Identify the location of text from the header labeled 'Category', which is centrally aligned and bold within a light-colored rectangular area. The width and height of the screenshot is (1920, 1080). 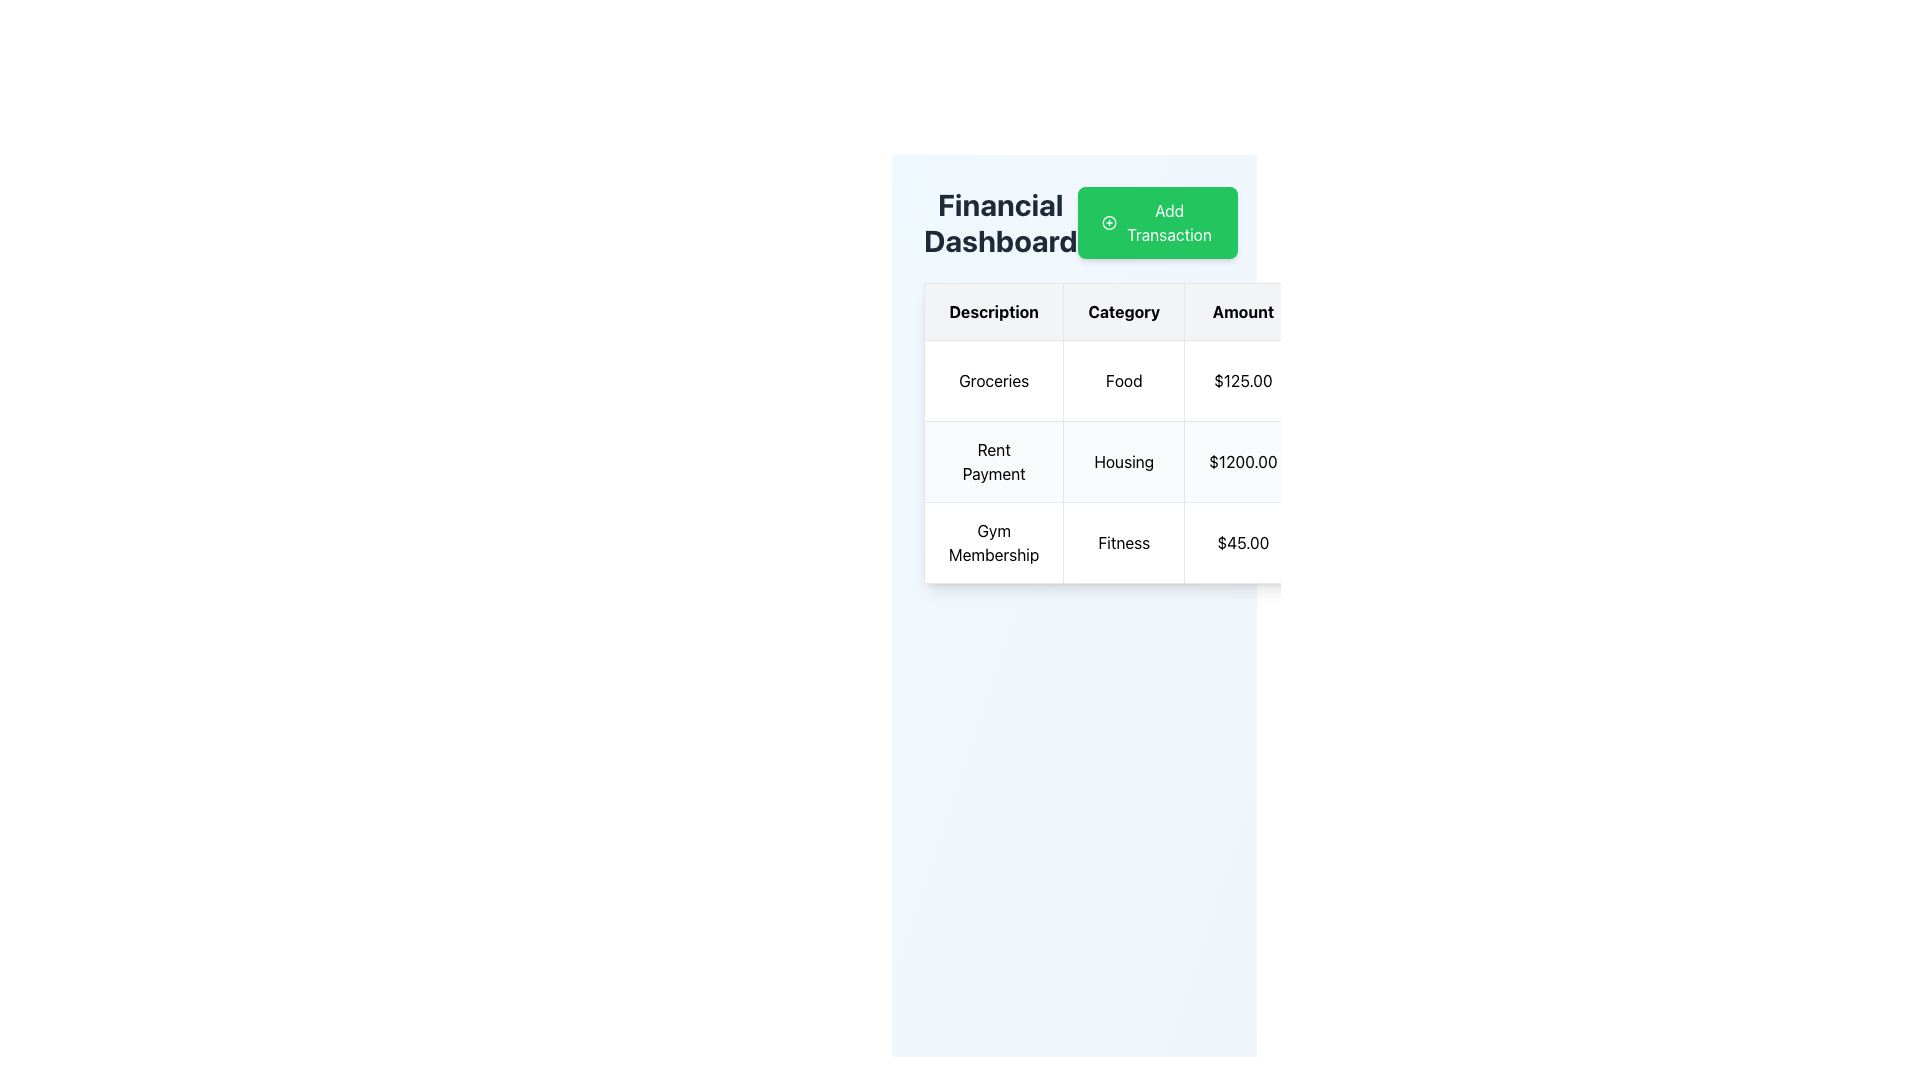
(1124, 312).